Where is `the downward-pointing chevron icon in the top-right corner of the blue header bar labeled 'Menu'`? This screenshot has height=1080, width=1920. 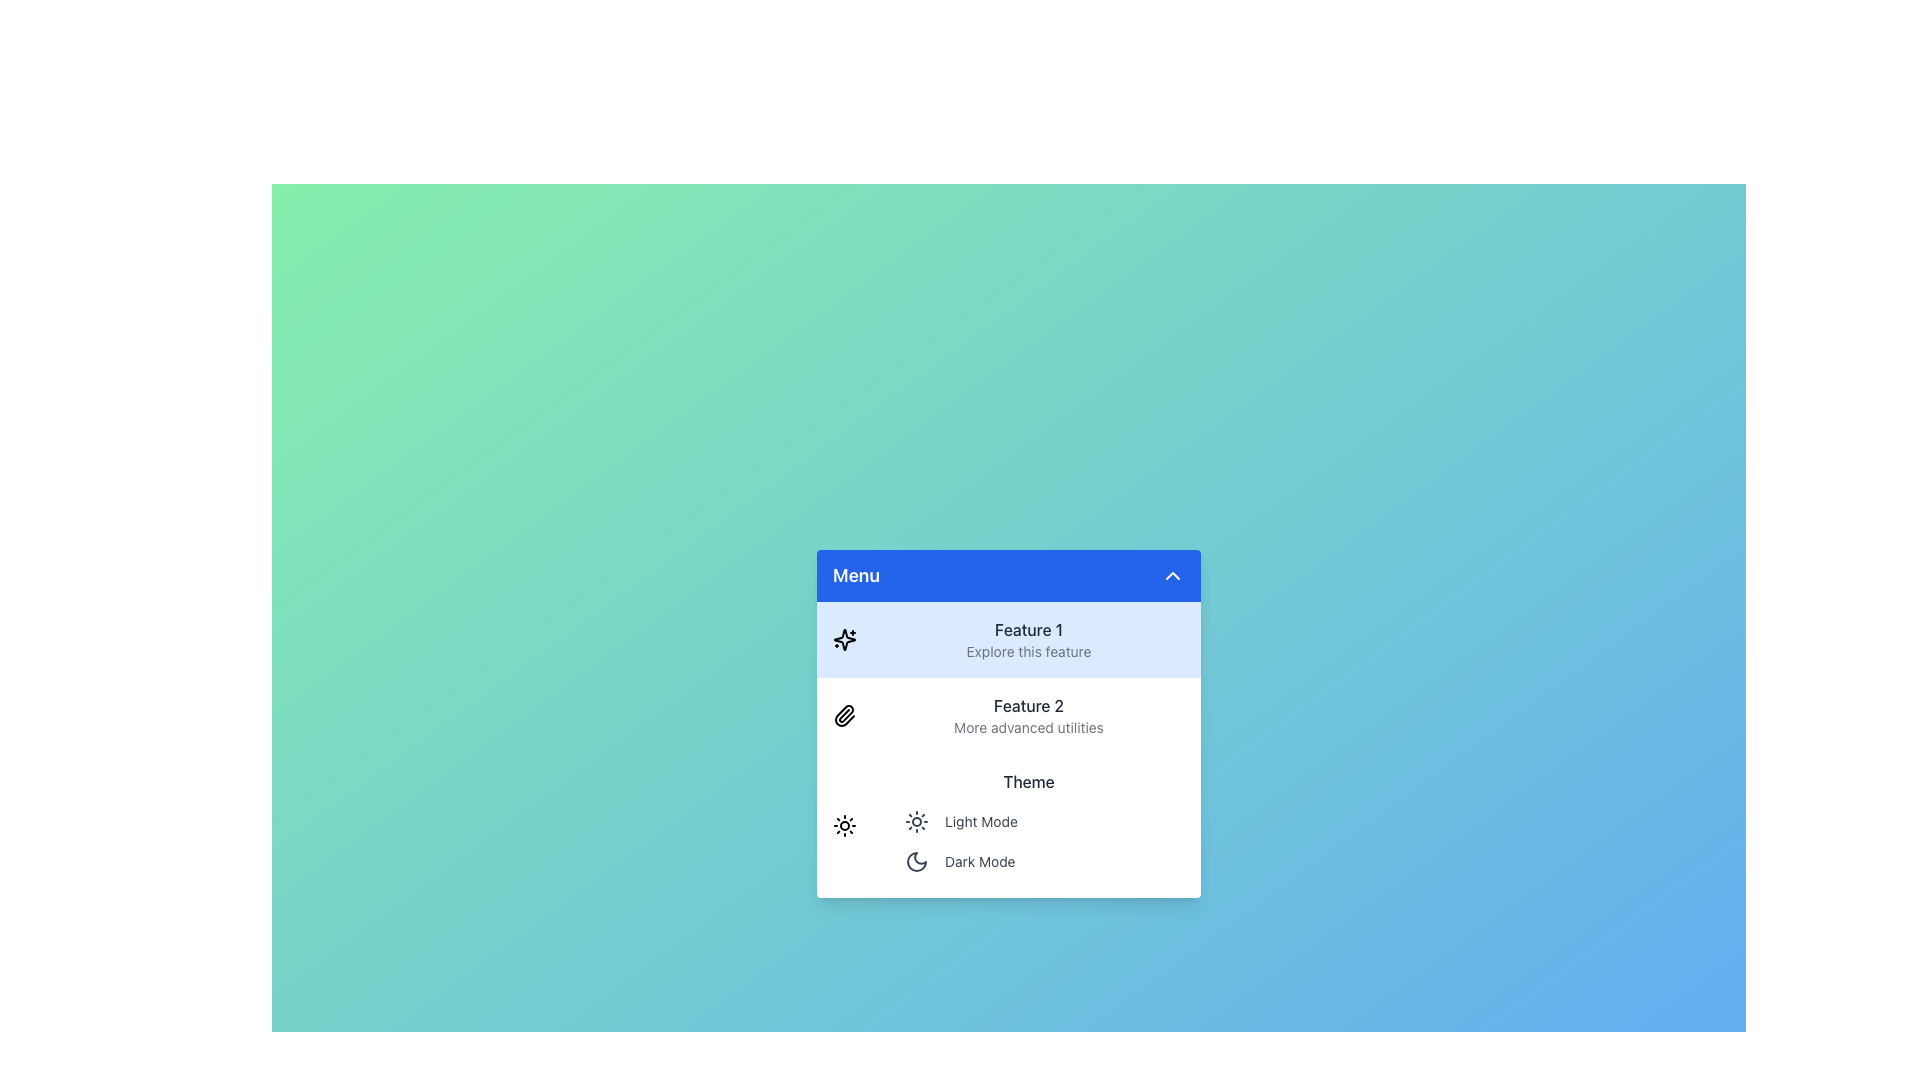 the downward-pointing chevron icon in the top-right corner of the blue header bar labeled 'Menu' is located at coordinates (1172, 575).